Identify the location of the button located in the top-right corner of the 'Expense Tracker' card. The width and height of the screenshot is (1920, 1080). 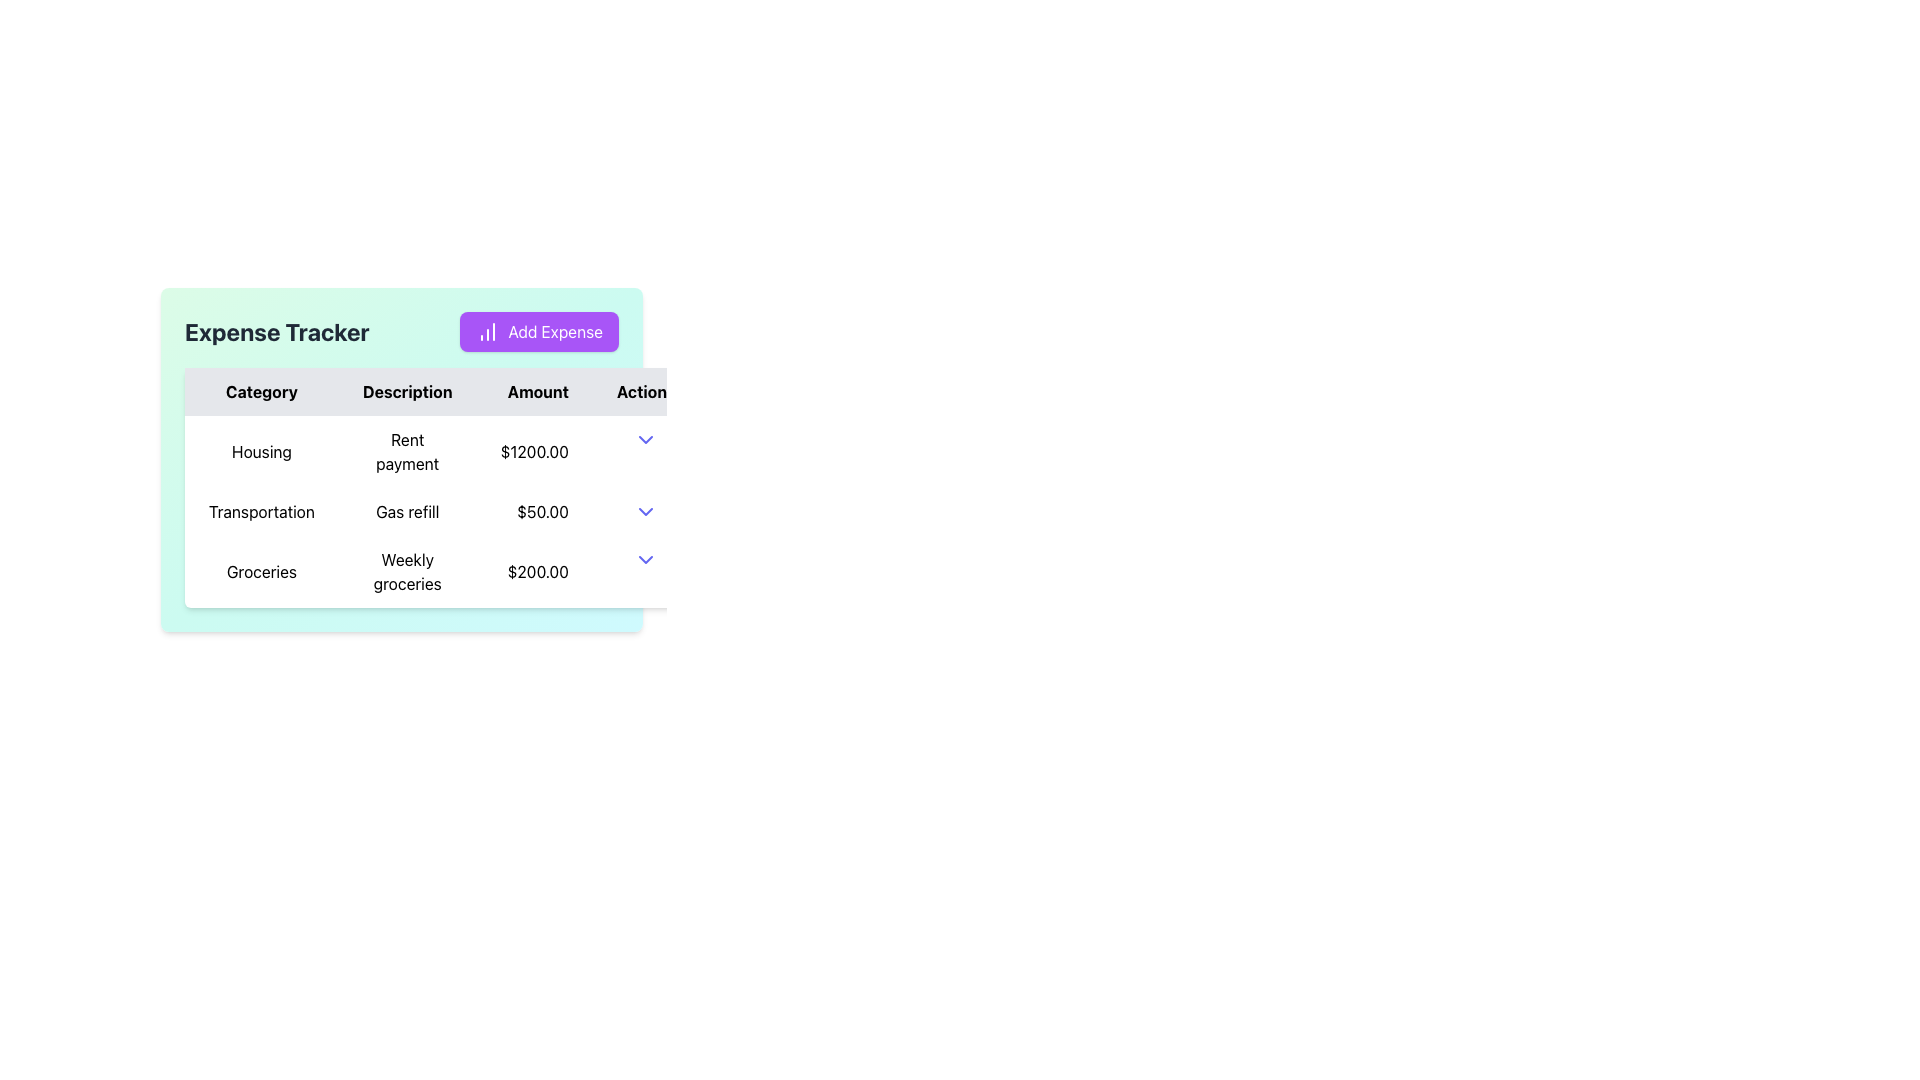
(539, 330).